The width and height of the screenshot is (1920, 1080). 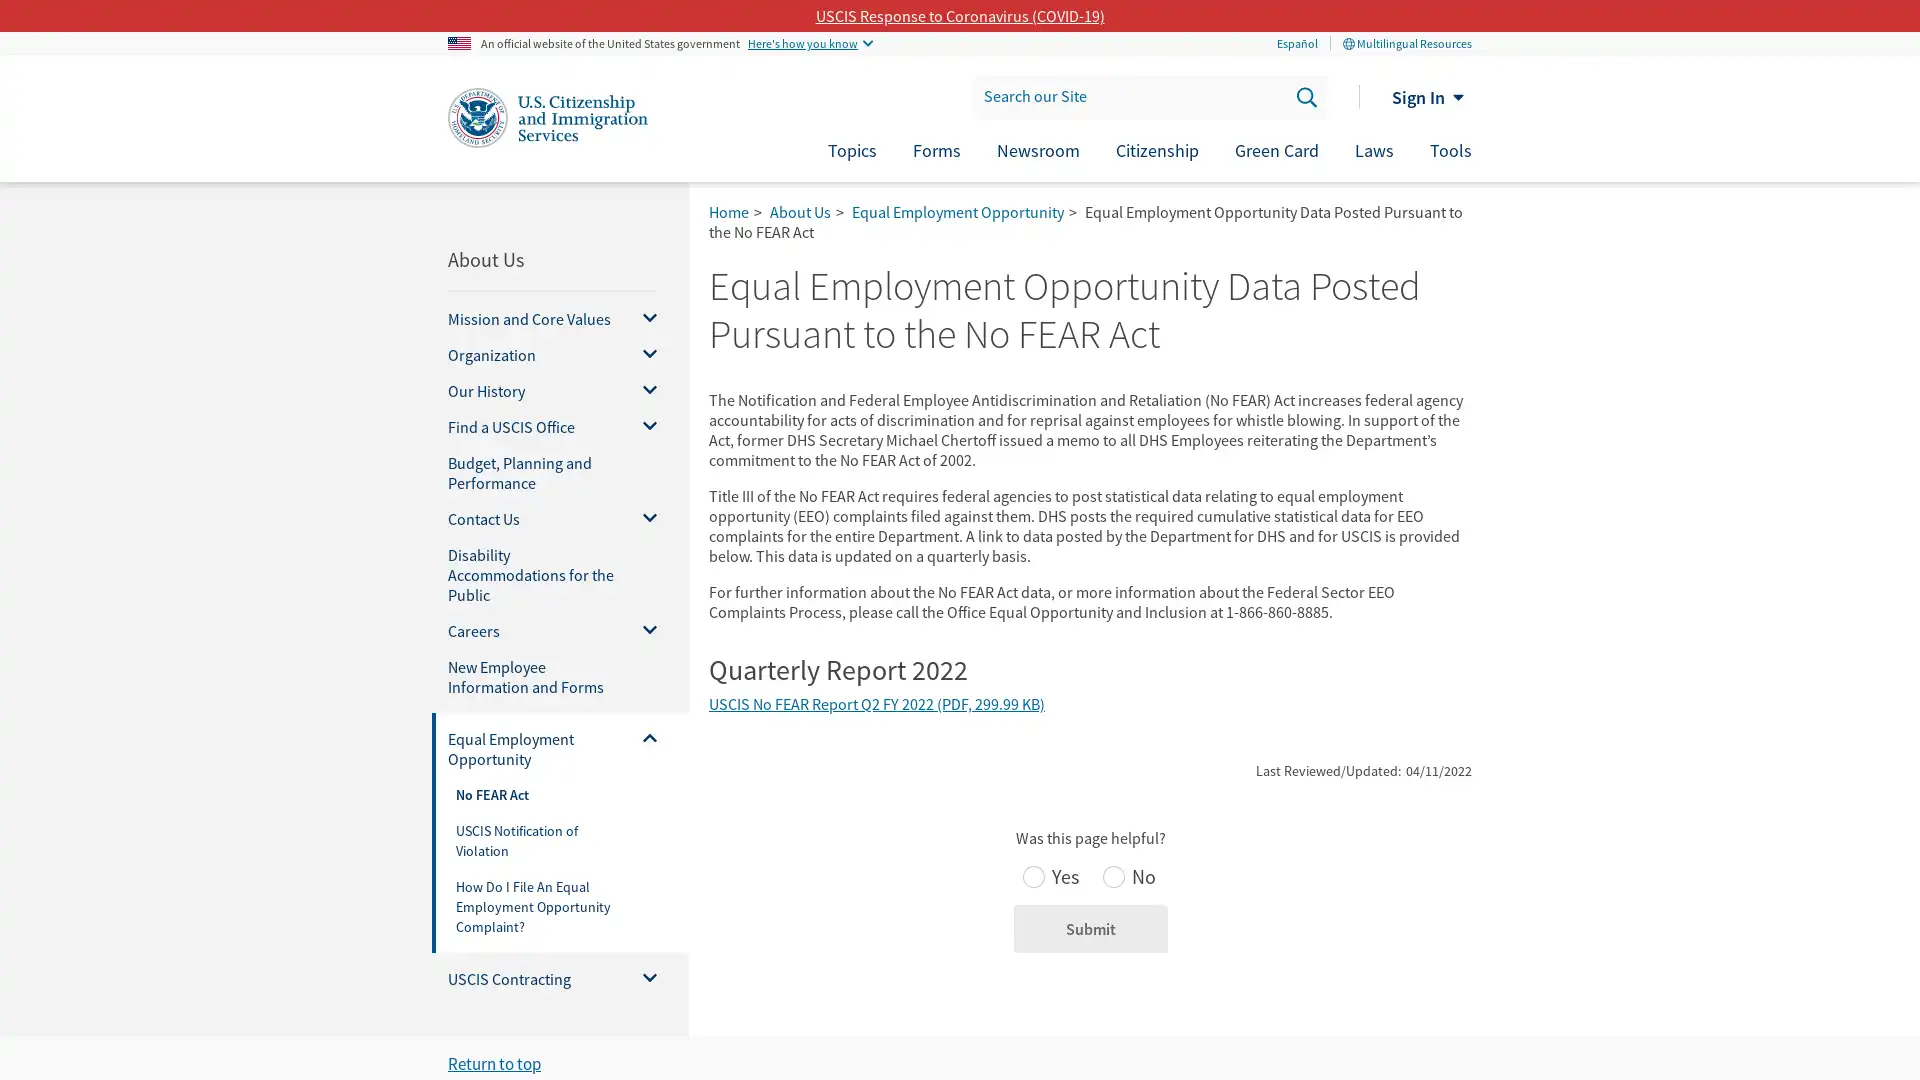 What do you see at coordinates (642, 748) in the screenshot?
I see `Toggle menu for Equal Employment Opportunity` at bounding box center [642, 748].